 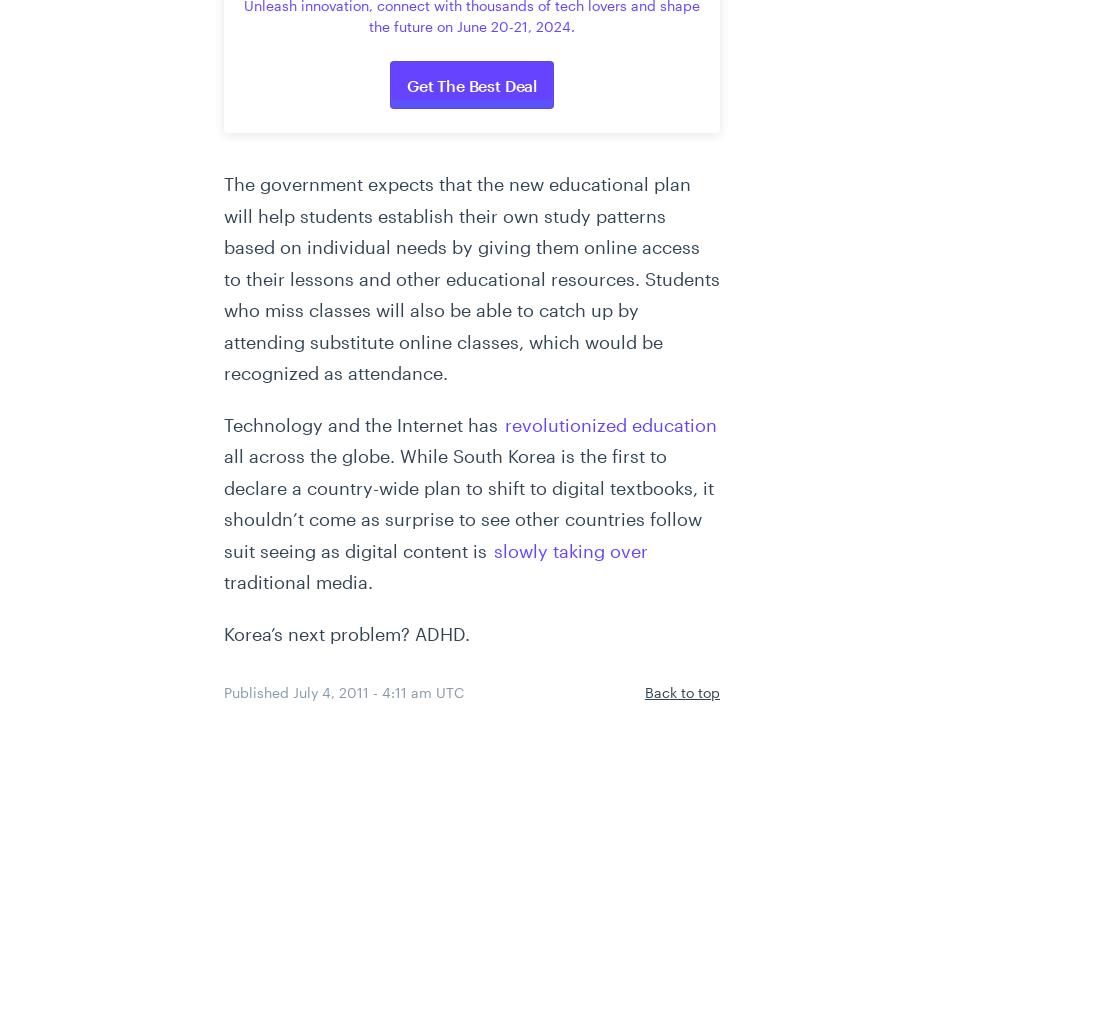 What do you see at coordinates (378, 691) in the screenshot?
I see `'July 4, 2011 - 4:11 am UTC'` at bounding box center [378, 691].